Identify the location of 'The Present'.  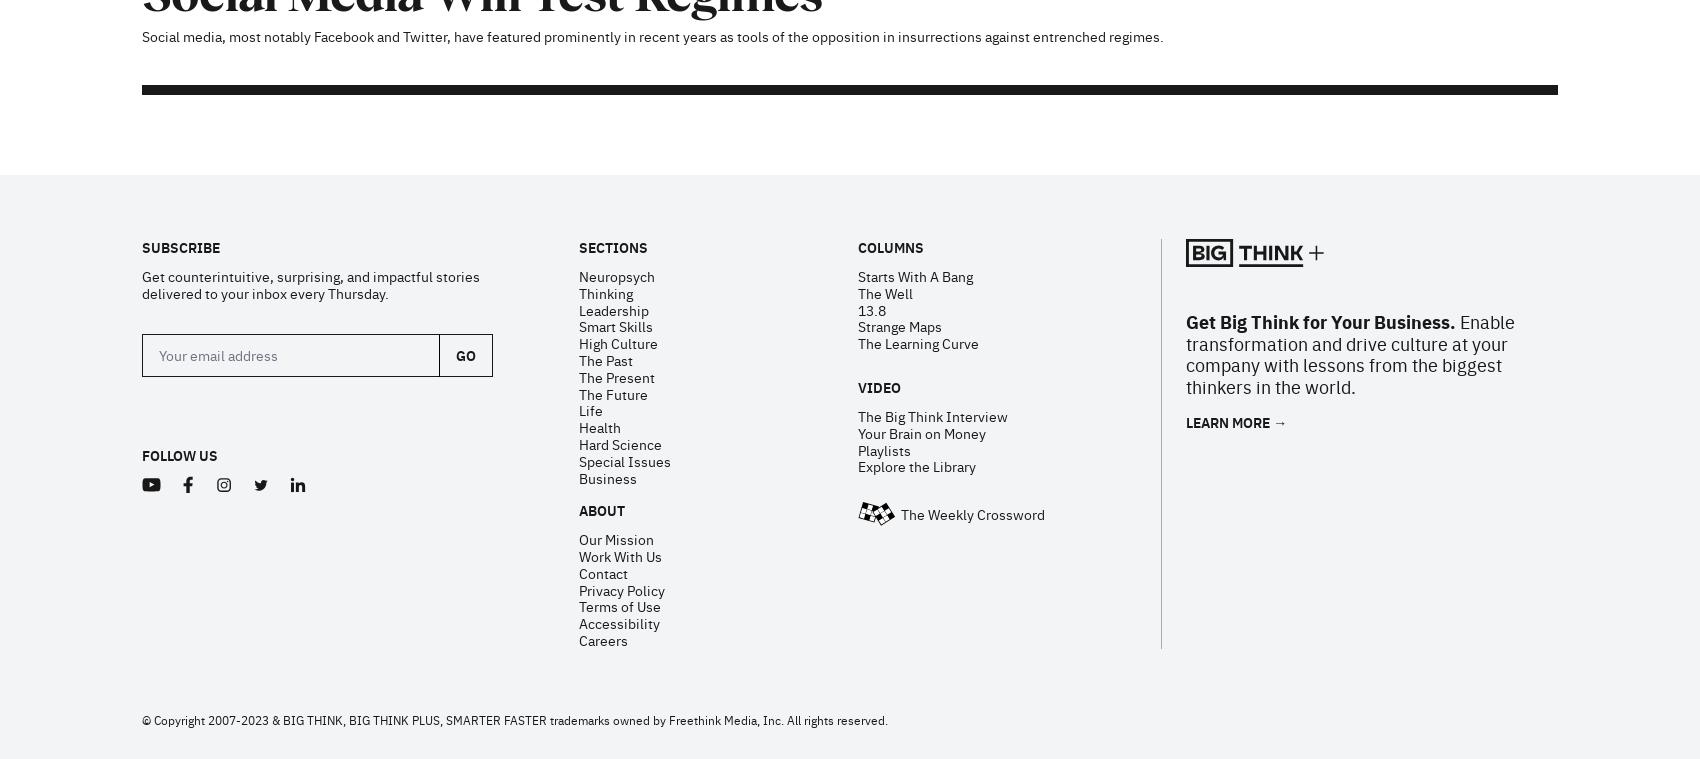
(577, 116).